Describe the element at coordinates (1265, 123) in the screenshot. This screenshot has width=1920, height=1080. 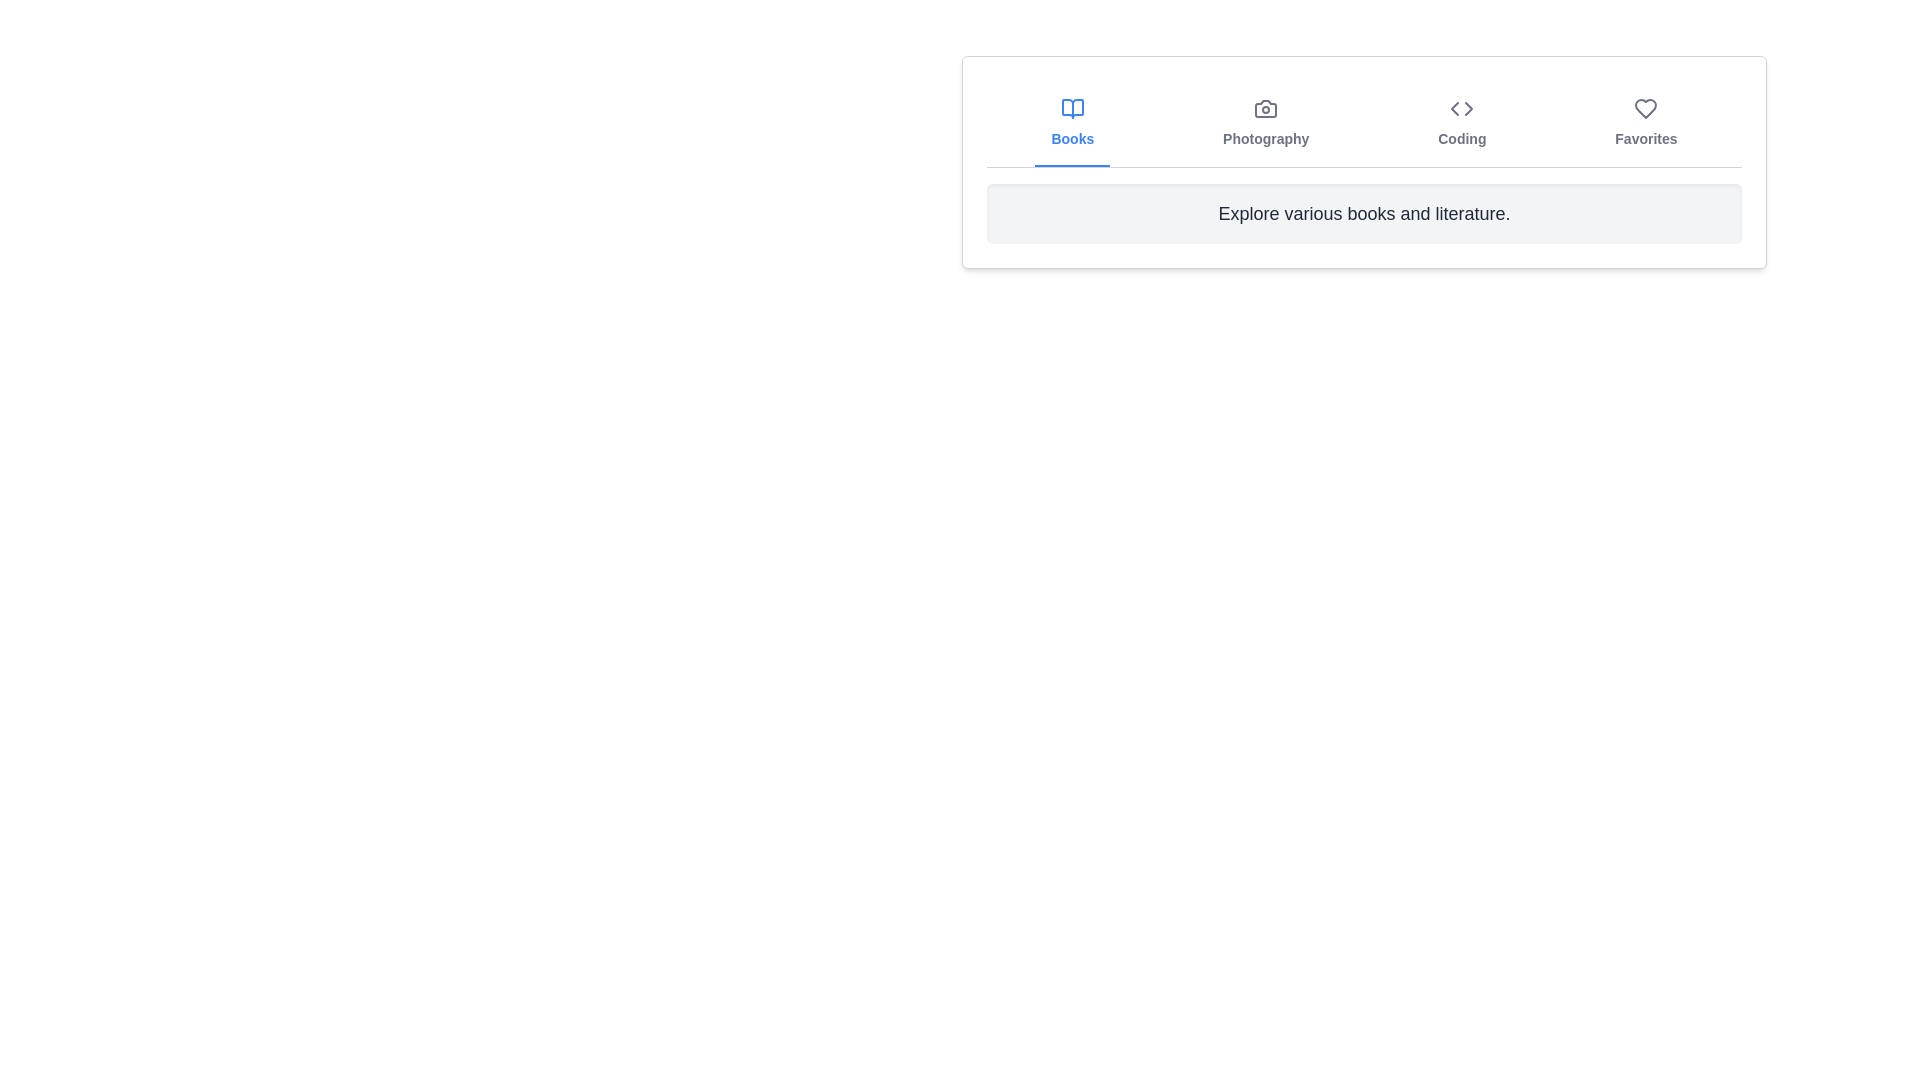
I see `the 'Photography' tab in the navigation bar to observe visual effects` at that location.